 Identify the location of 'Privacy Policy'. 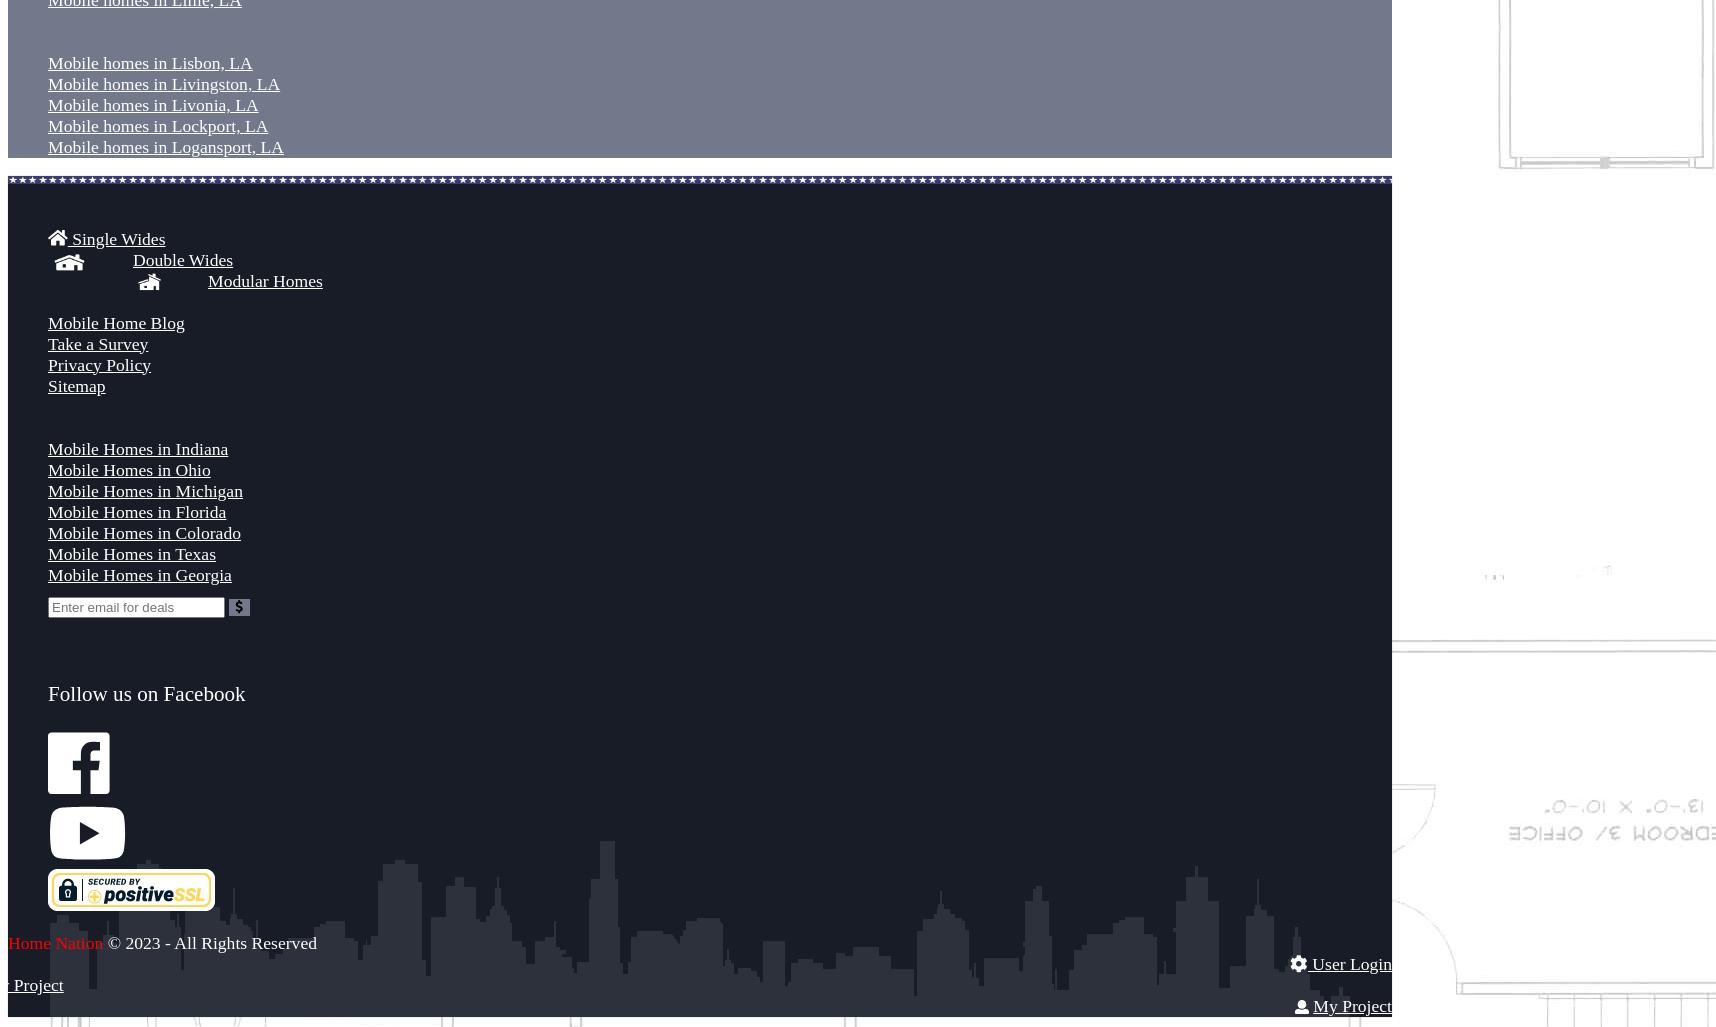
(98, 363).